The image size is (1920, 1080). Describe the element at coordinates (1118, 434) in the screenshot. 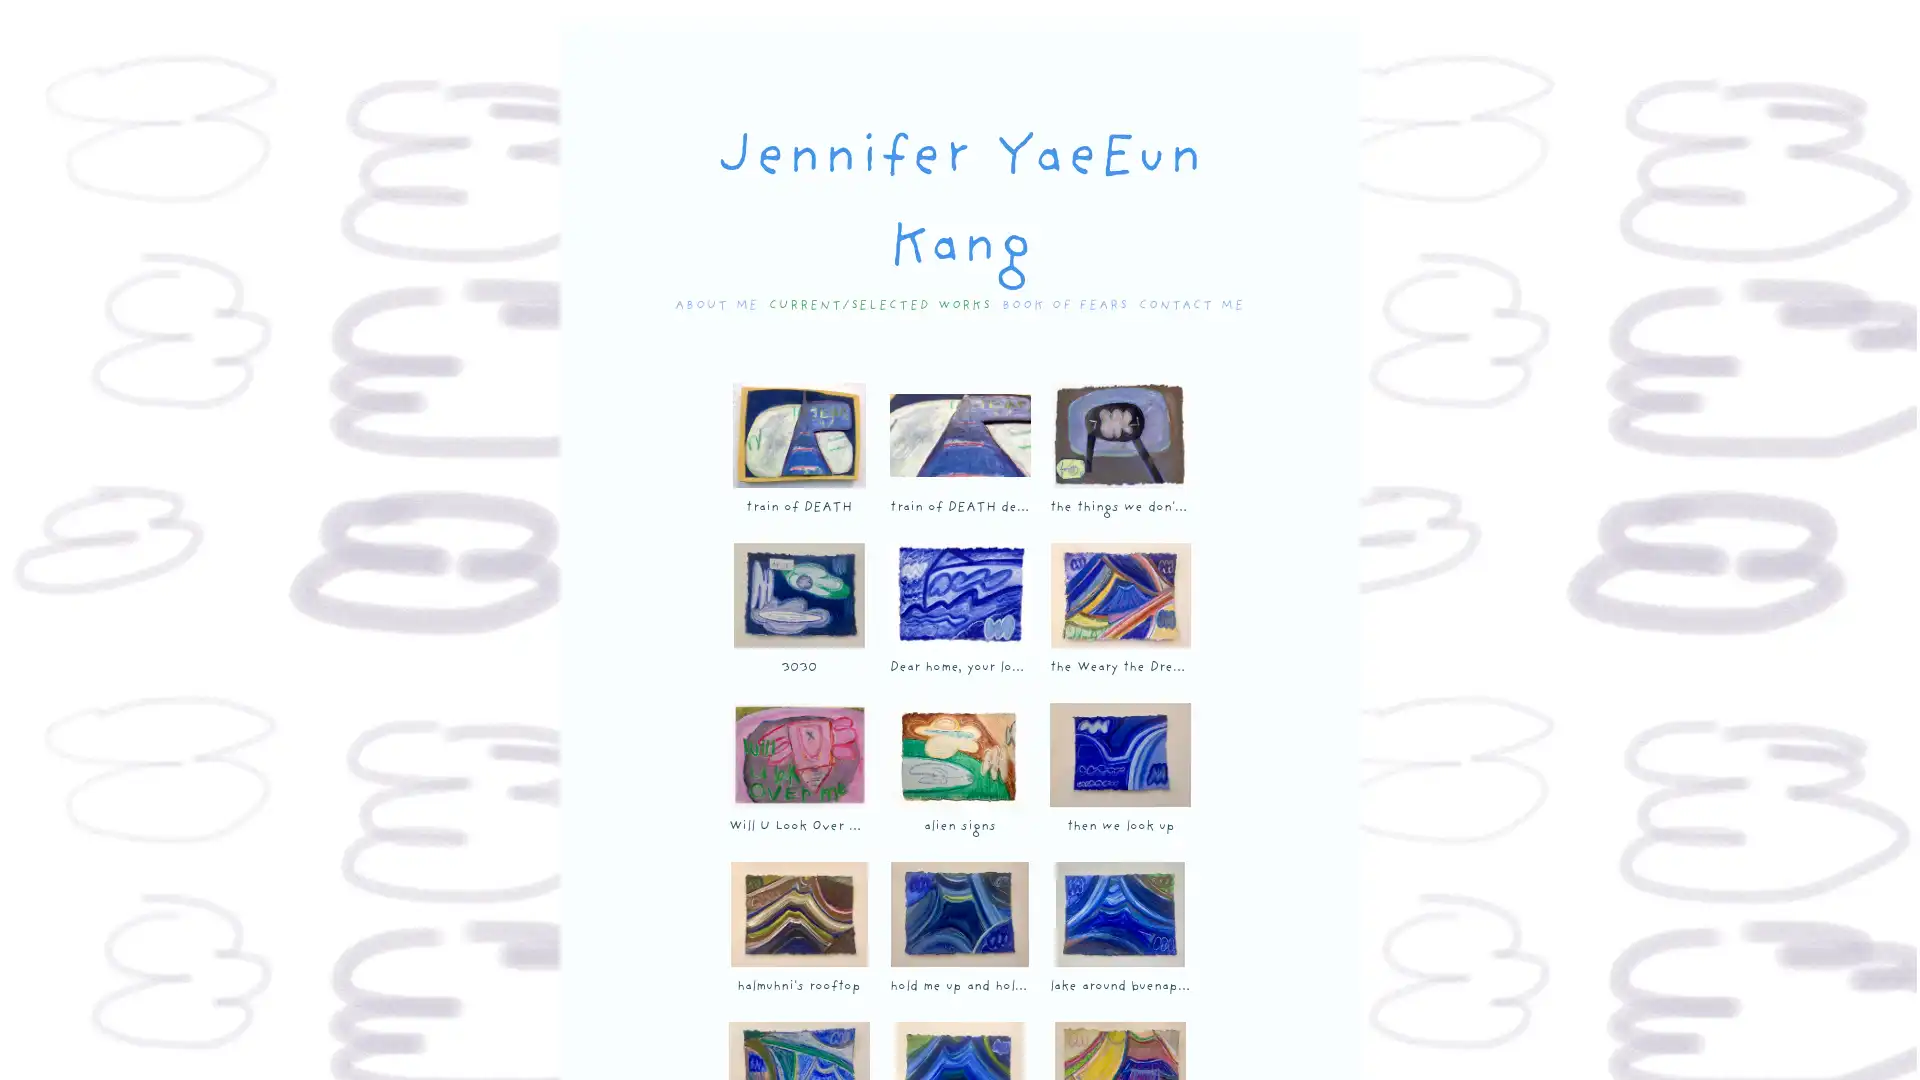

I see `View fullsize the things we don't say` at that location.